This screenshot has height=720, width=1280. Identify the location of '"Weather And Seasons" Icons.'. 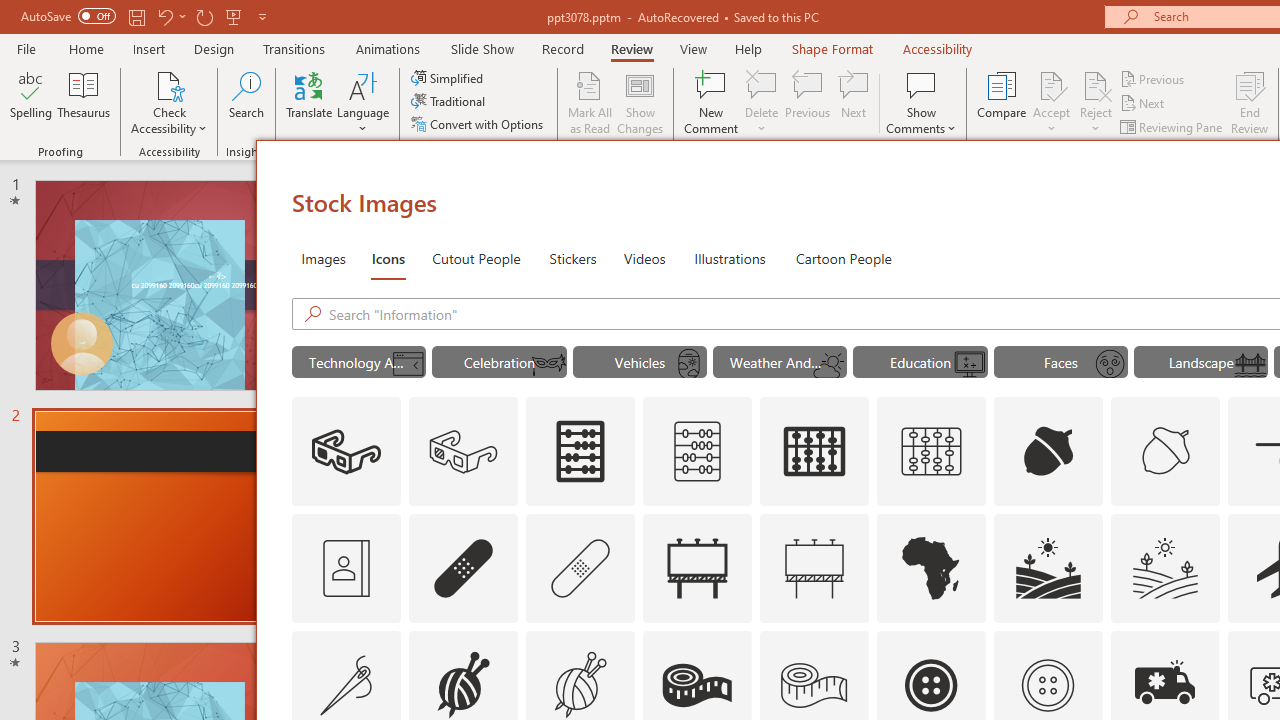
(779, 362).